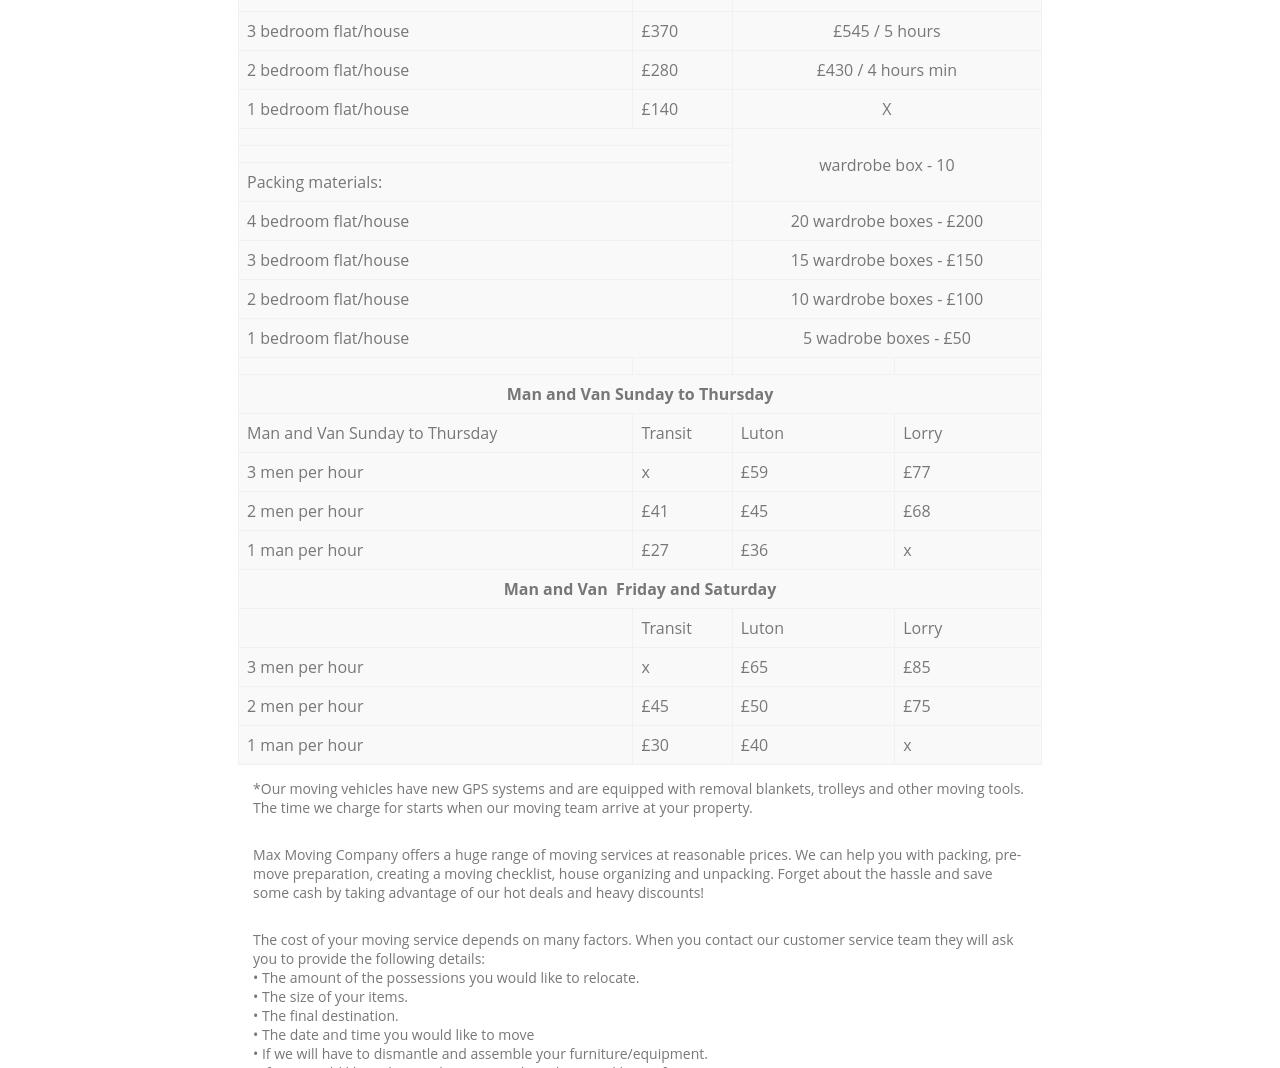 This screenshot has height=1068, width=1280. Describe the element at coordinates (654, 743) in the screenshot. I see `'£30'` at that location.